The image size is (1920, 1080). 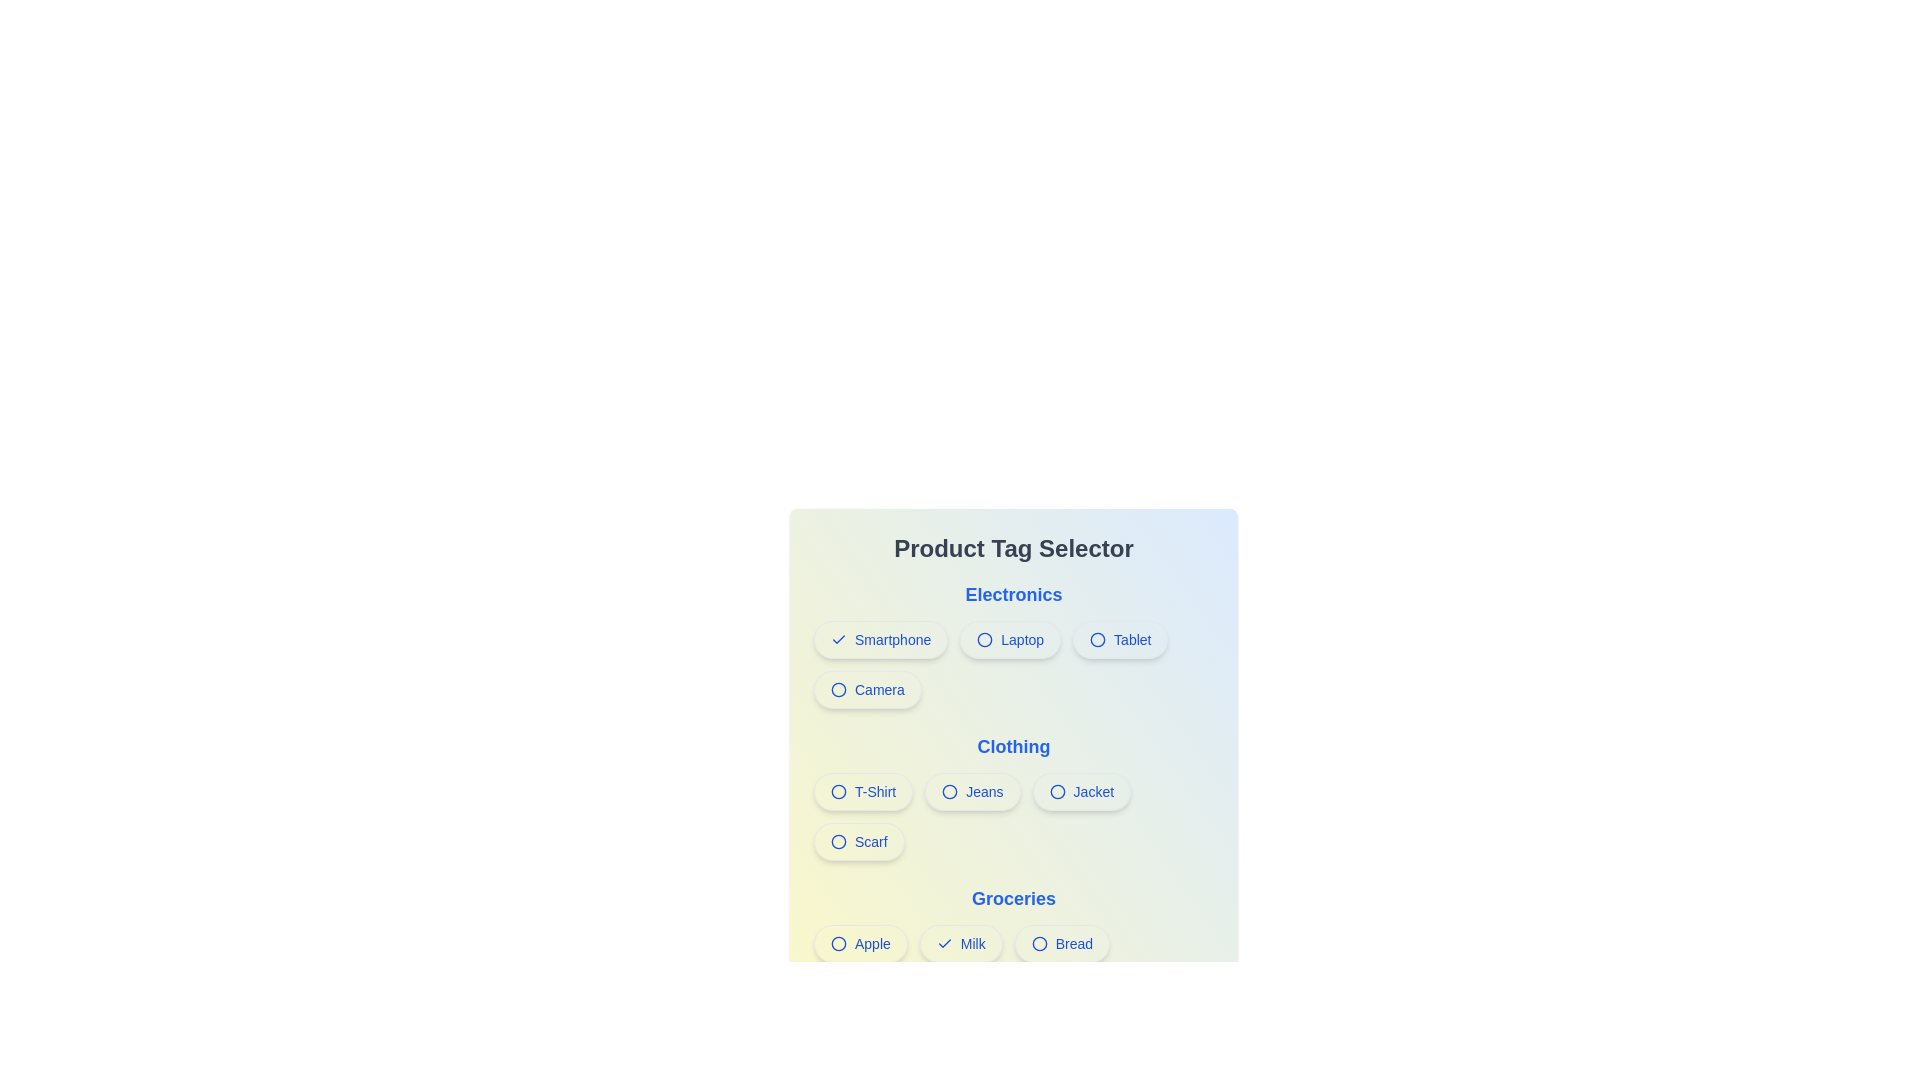 I want to click on the circular outline next to the 'Jacket' text in the 'Clothing' section of the interface, so click(x=1056, y=790).